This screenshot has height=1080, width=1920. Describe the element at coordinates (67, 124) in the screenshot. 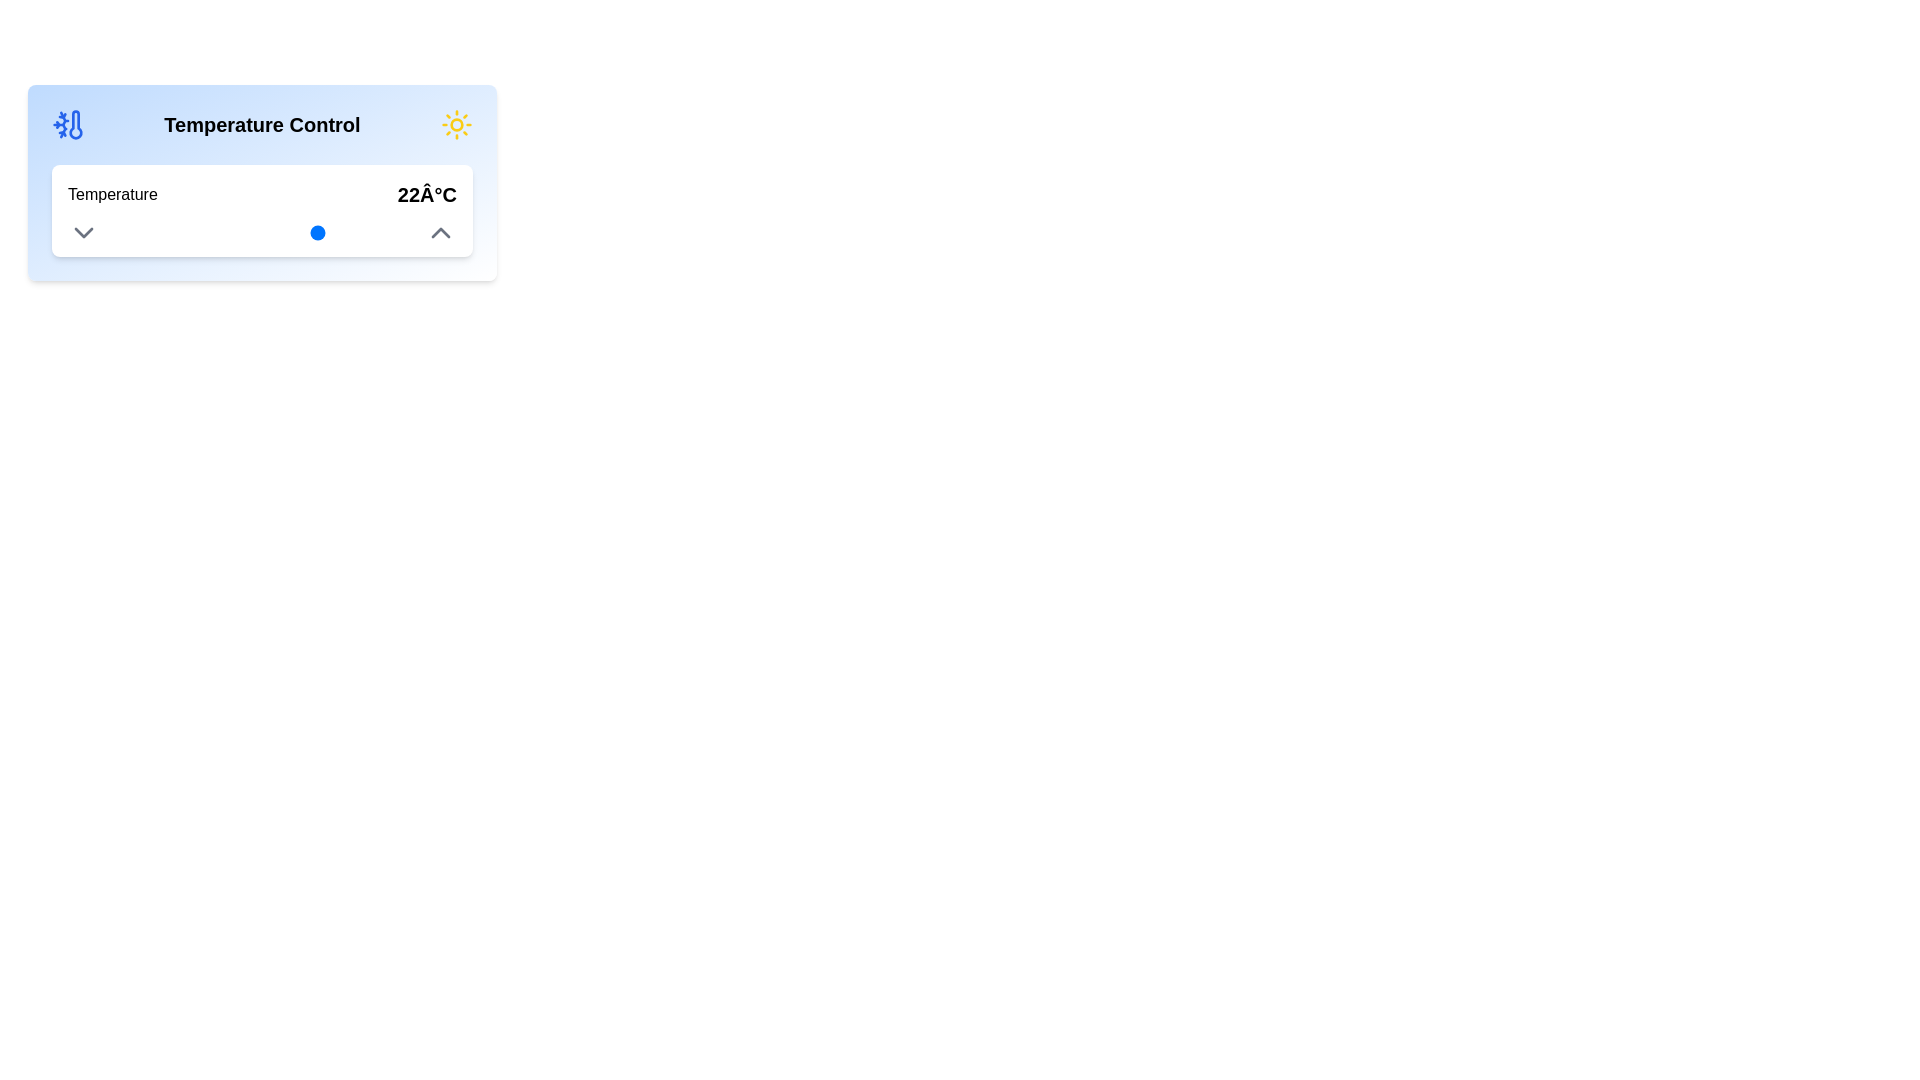

I see `the cooling temperature icon located in the 'Temperature Control' section, adjacent to the label 'Temperature Control'` at that location.